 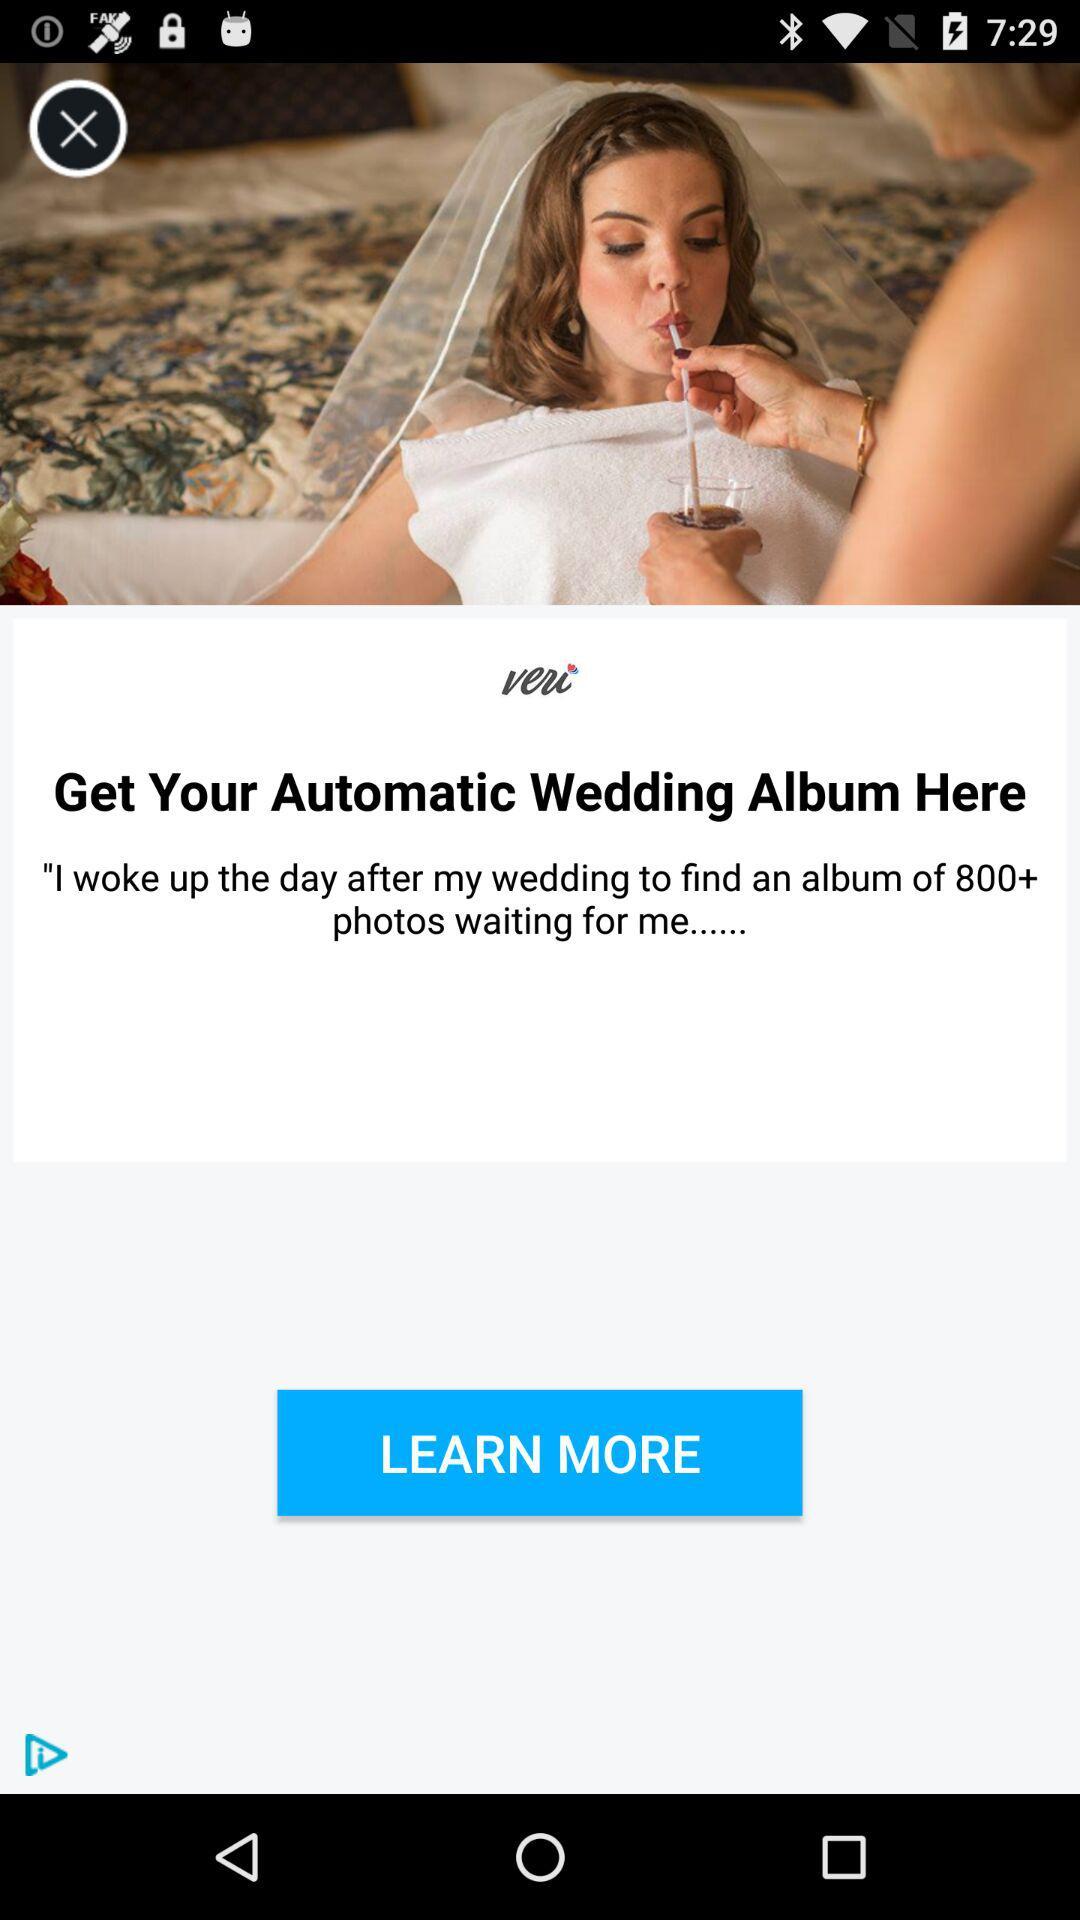 I want to click on the icon above the learn more, so click(x=540, y=897).